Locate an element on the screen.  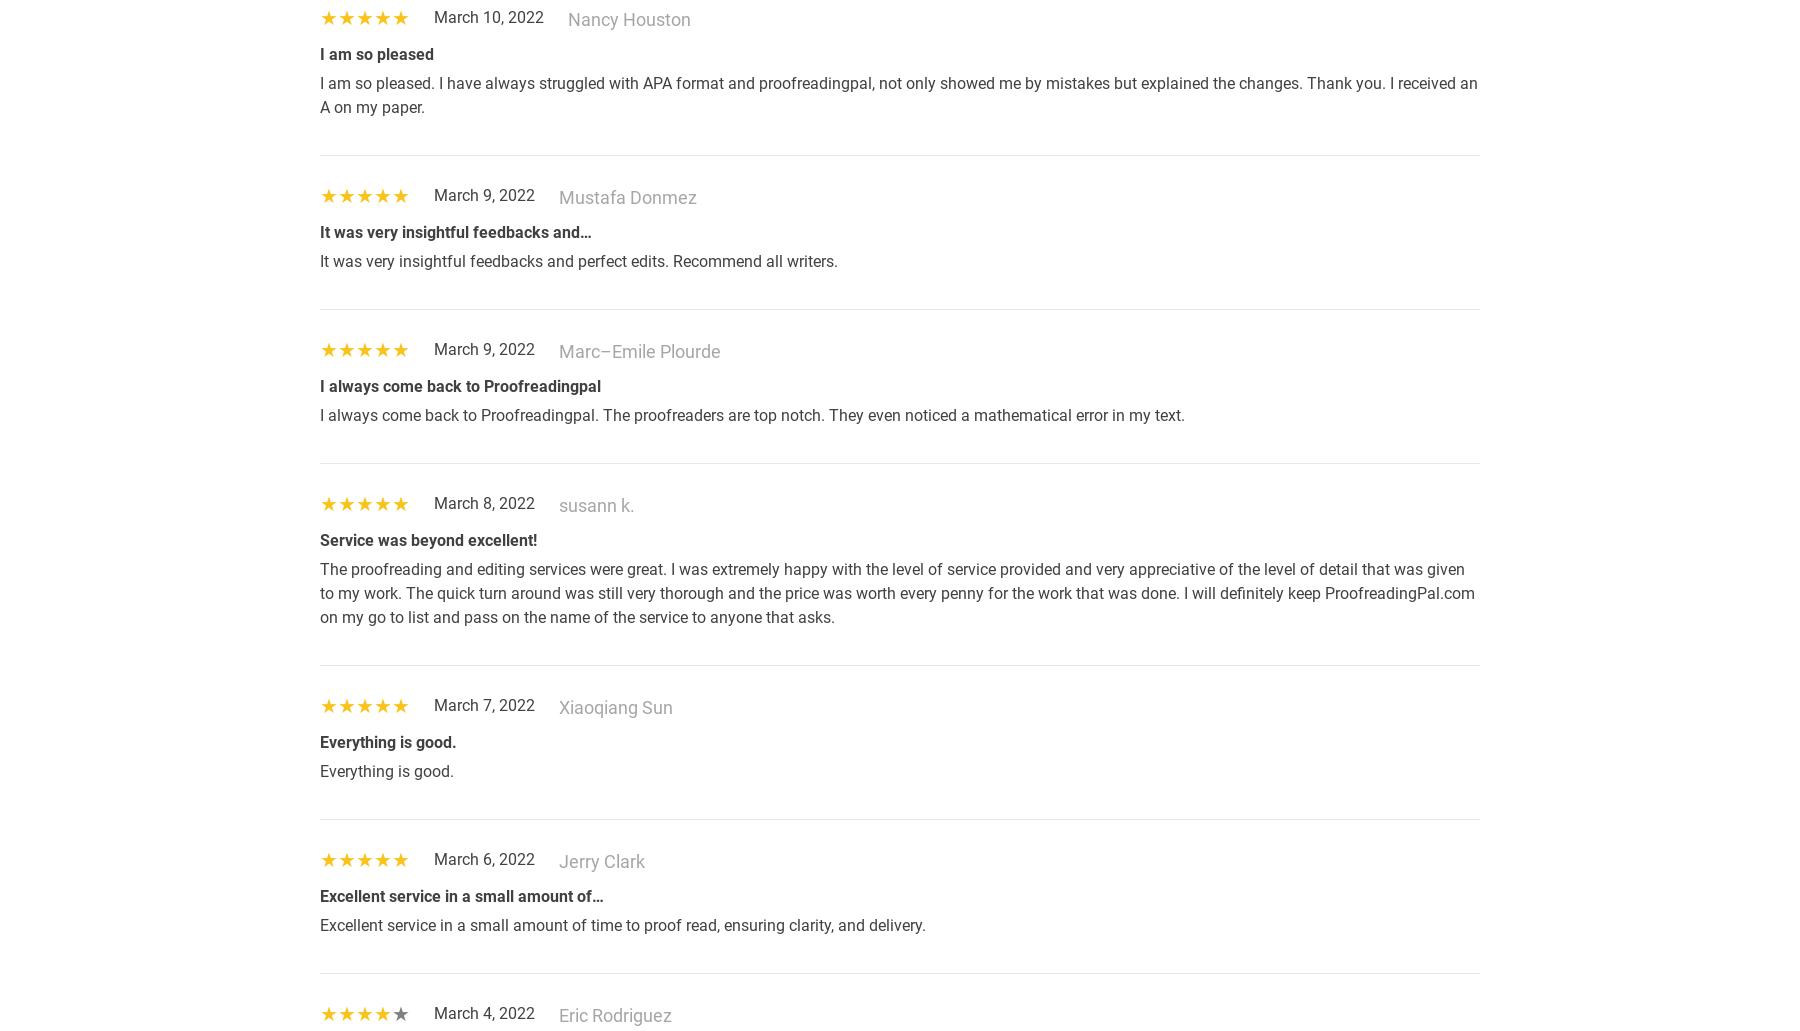
'Excellent service in a small amount of…' is located at coordinates (461, 896).